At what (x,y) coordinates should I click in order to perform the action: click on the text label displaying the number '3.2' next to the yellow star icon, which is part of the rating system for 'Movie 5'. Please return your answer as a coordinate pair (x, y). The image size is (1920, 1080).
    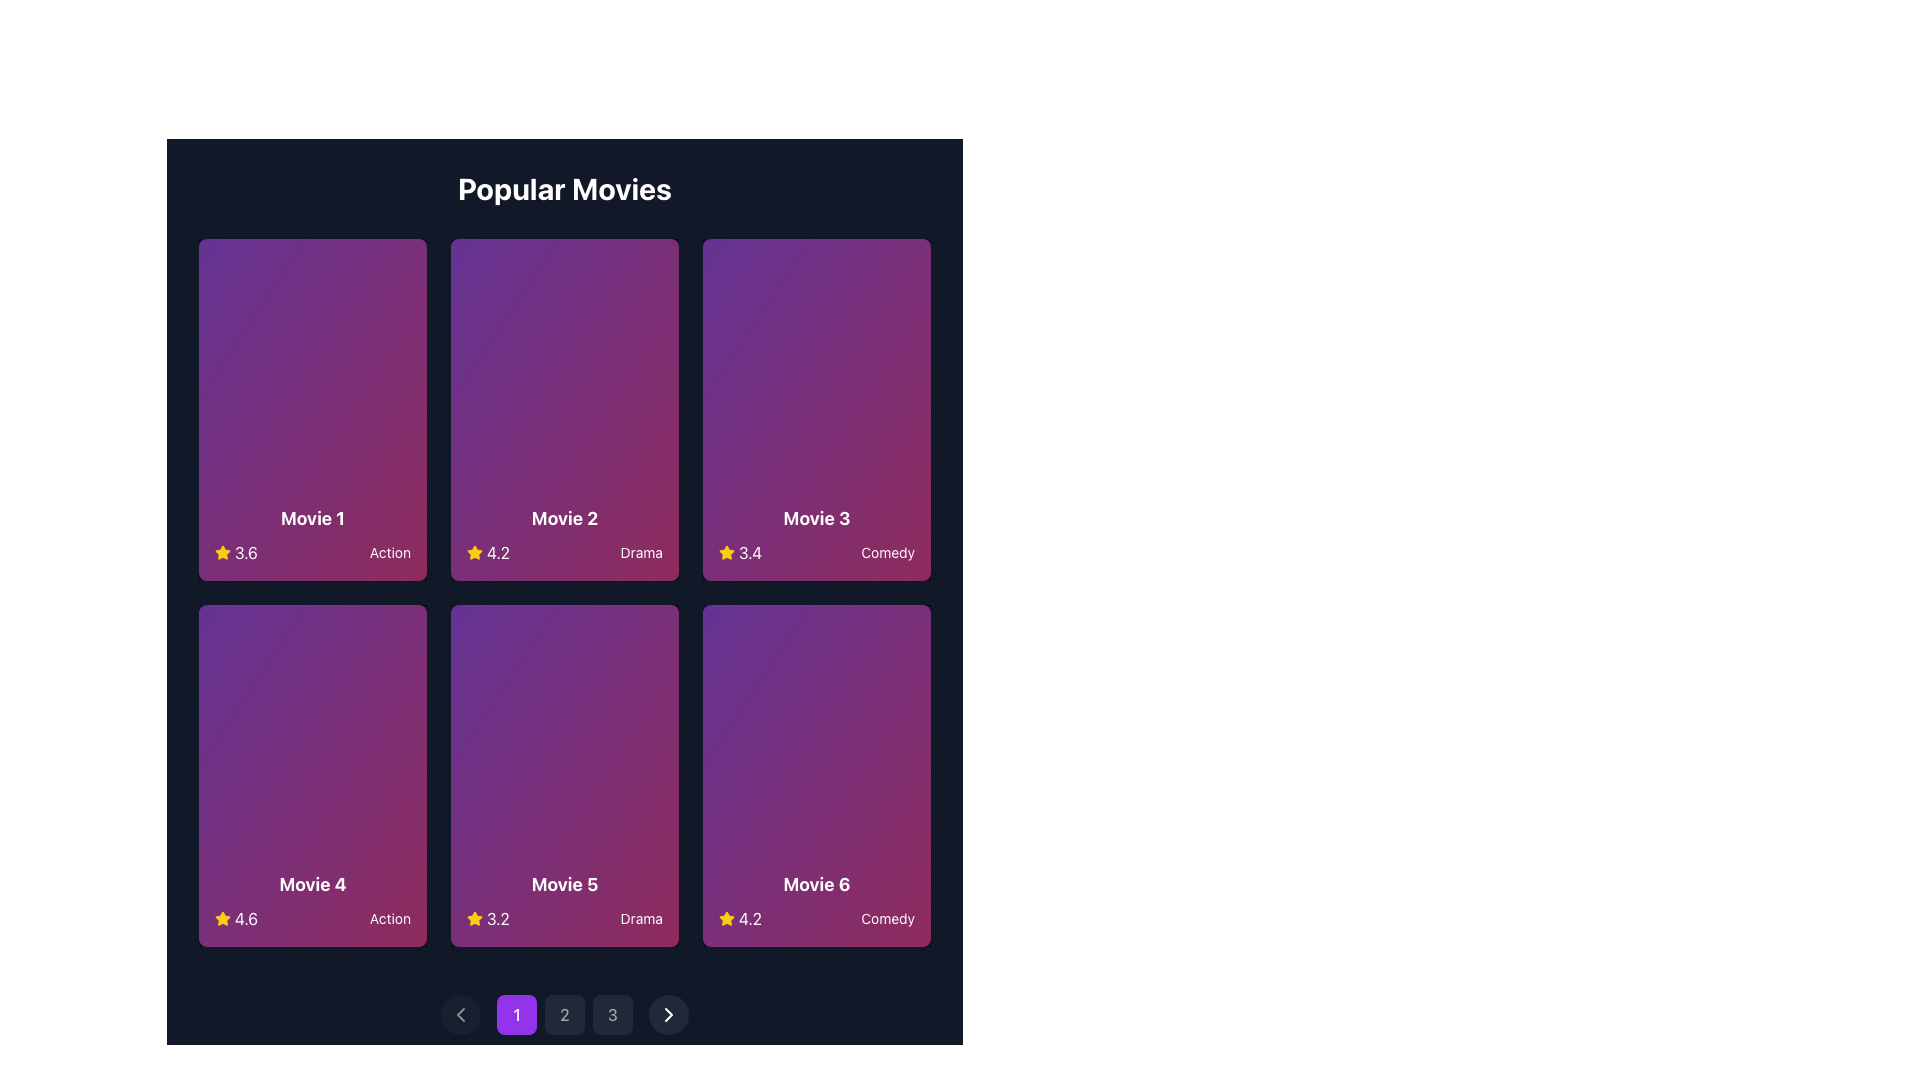
    Looking at the image, I should click on (488, 918).